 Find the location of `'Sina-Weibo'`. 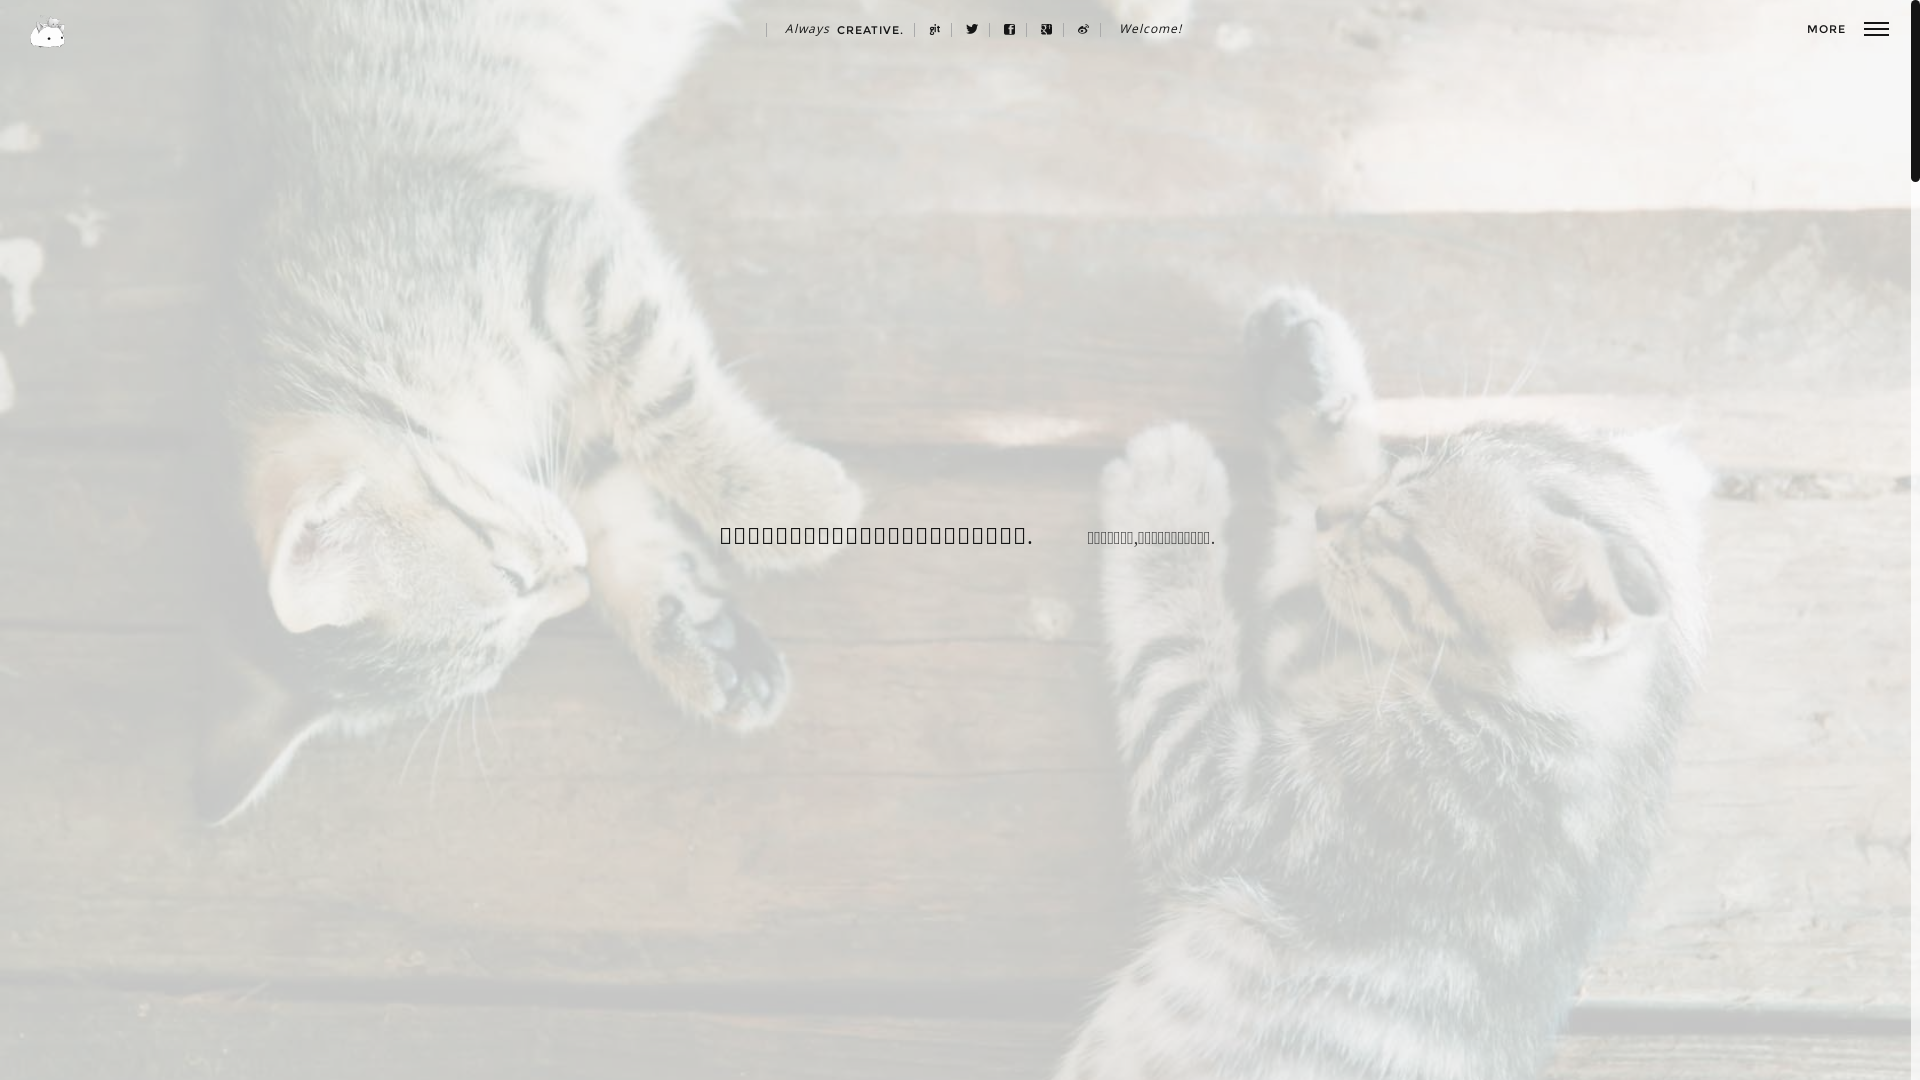

'Sina-Weibo' is located at coordinates (1083, 30).